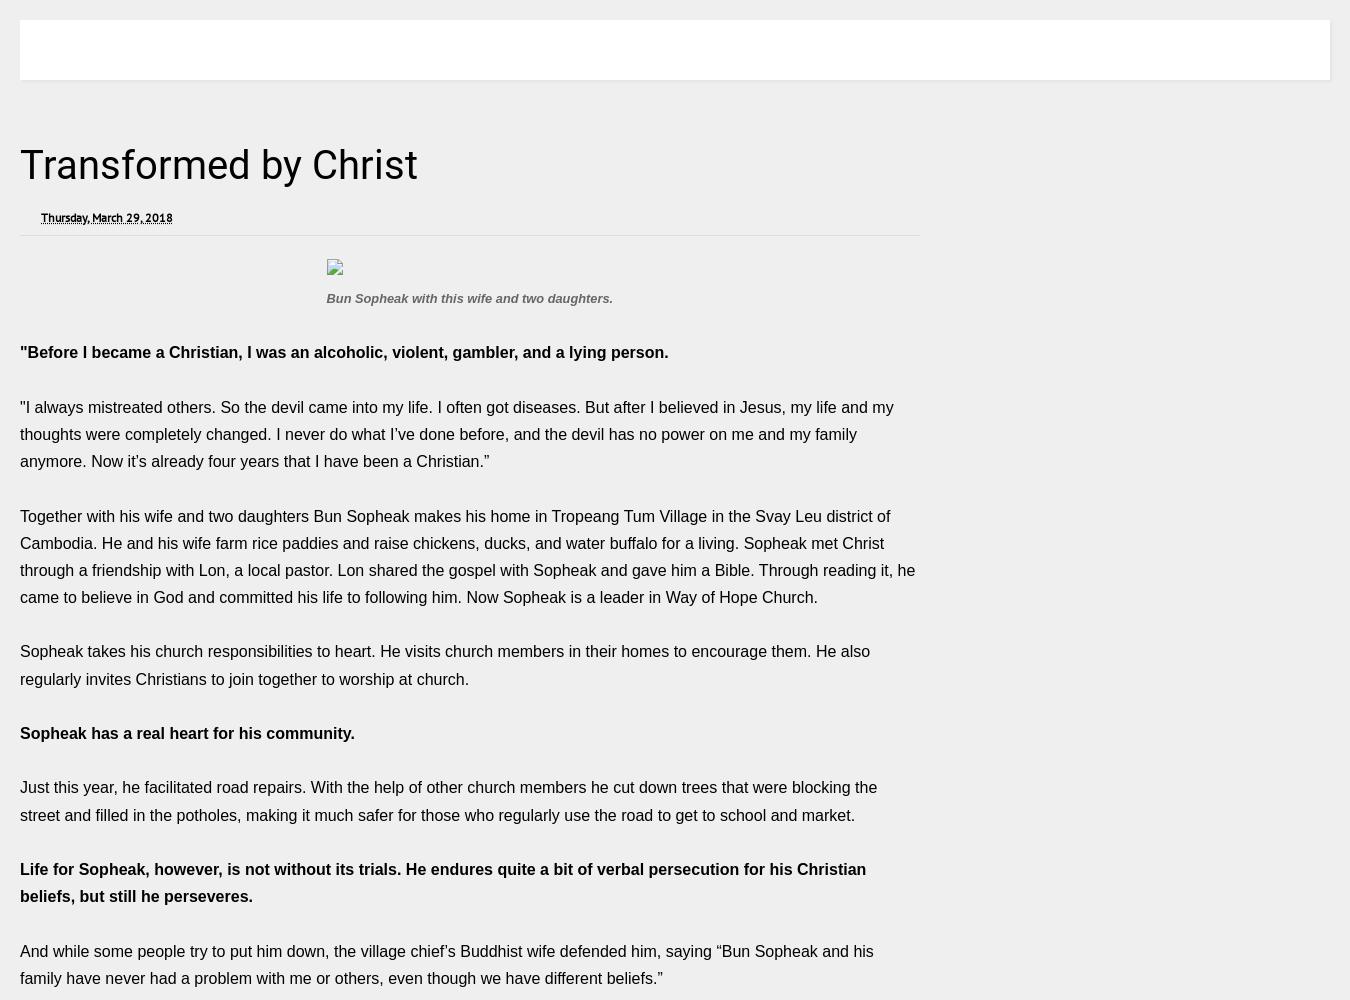  I want to click on 'SEARCH', so click(1292, 49).